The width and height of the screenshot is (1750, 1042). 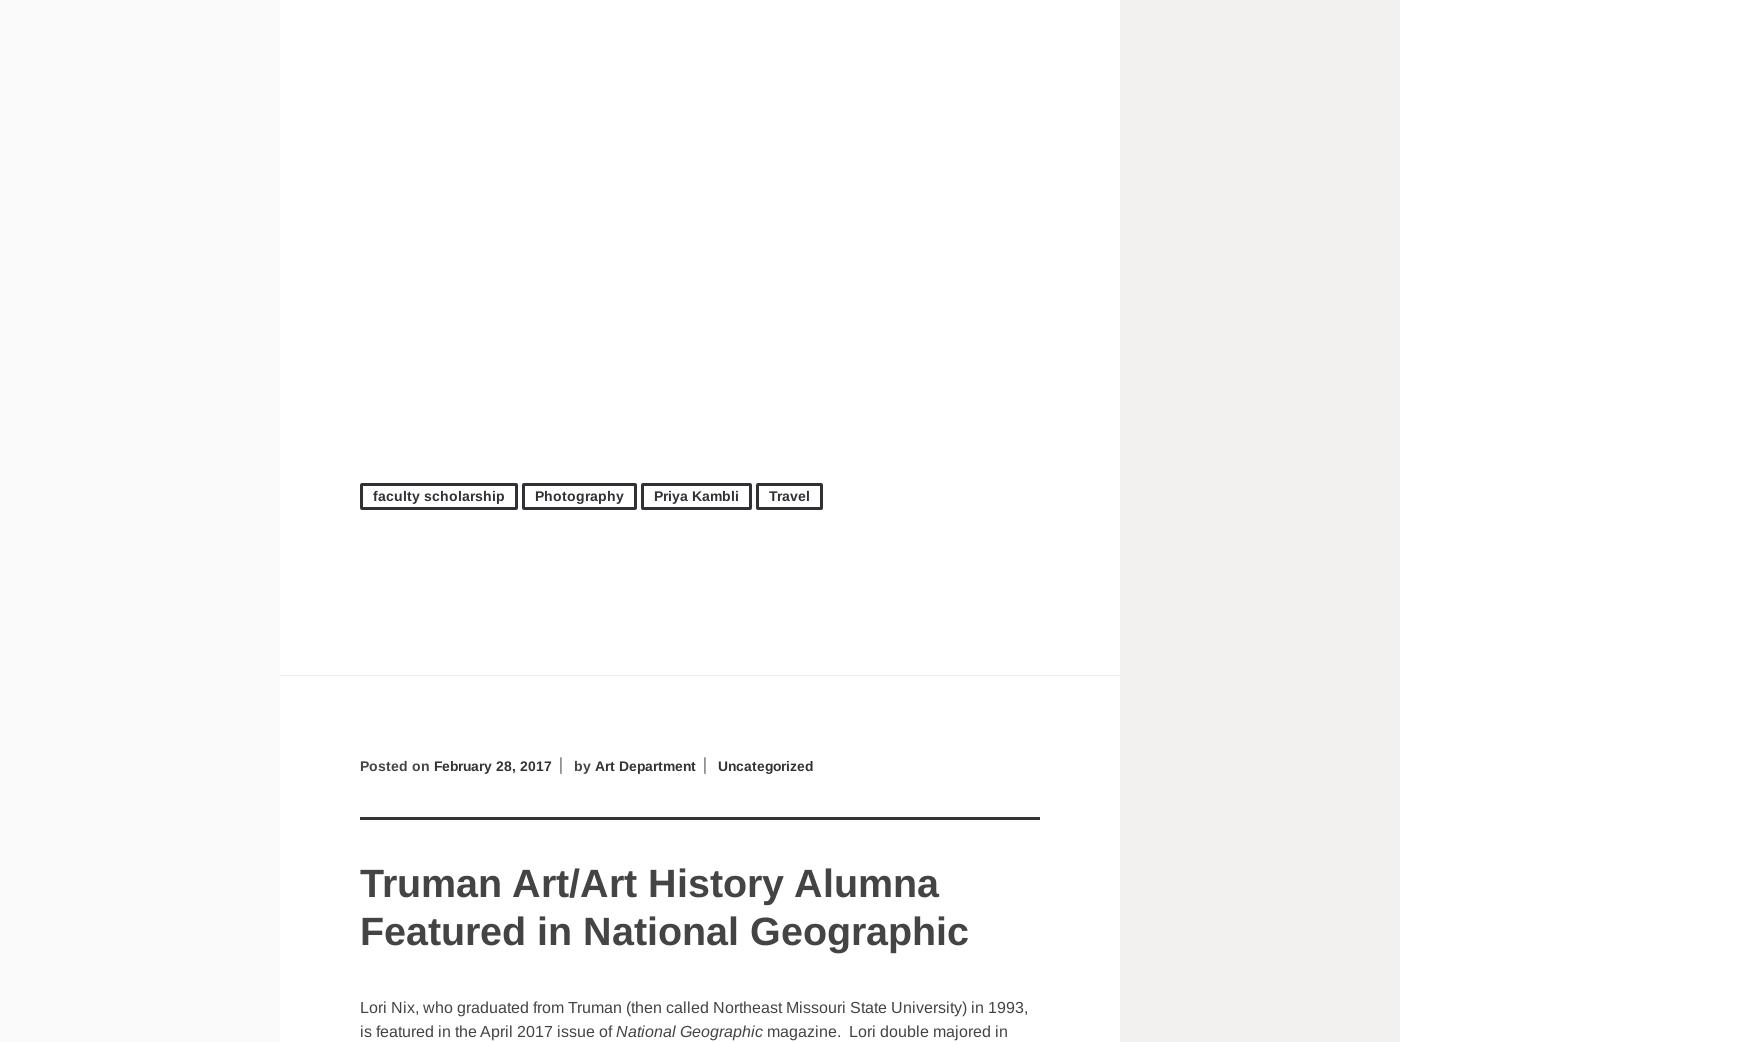 I want to click on 'Truman Art/Art History Alumna Featured in National Geographic', so click(x=675, y=905).